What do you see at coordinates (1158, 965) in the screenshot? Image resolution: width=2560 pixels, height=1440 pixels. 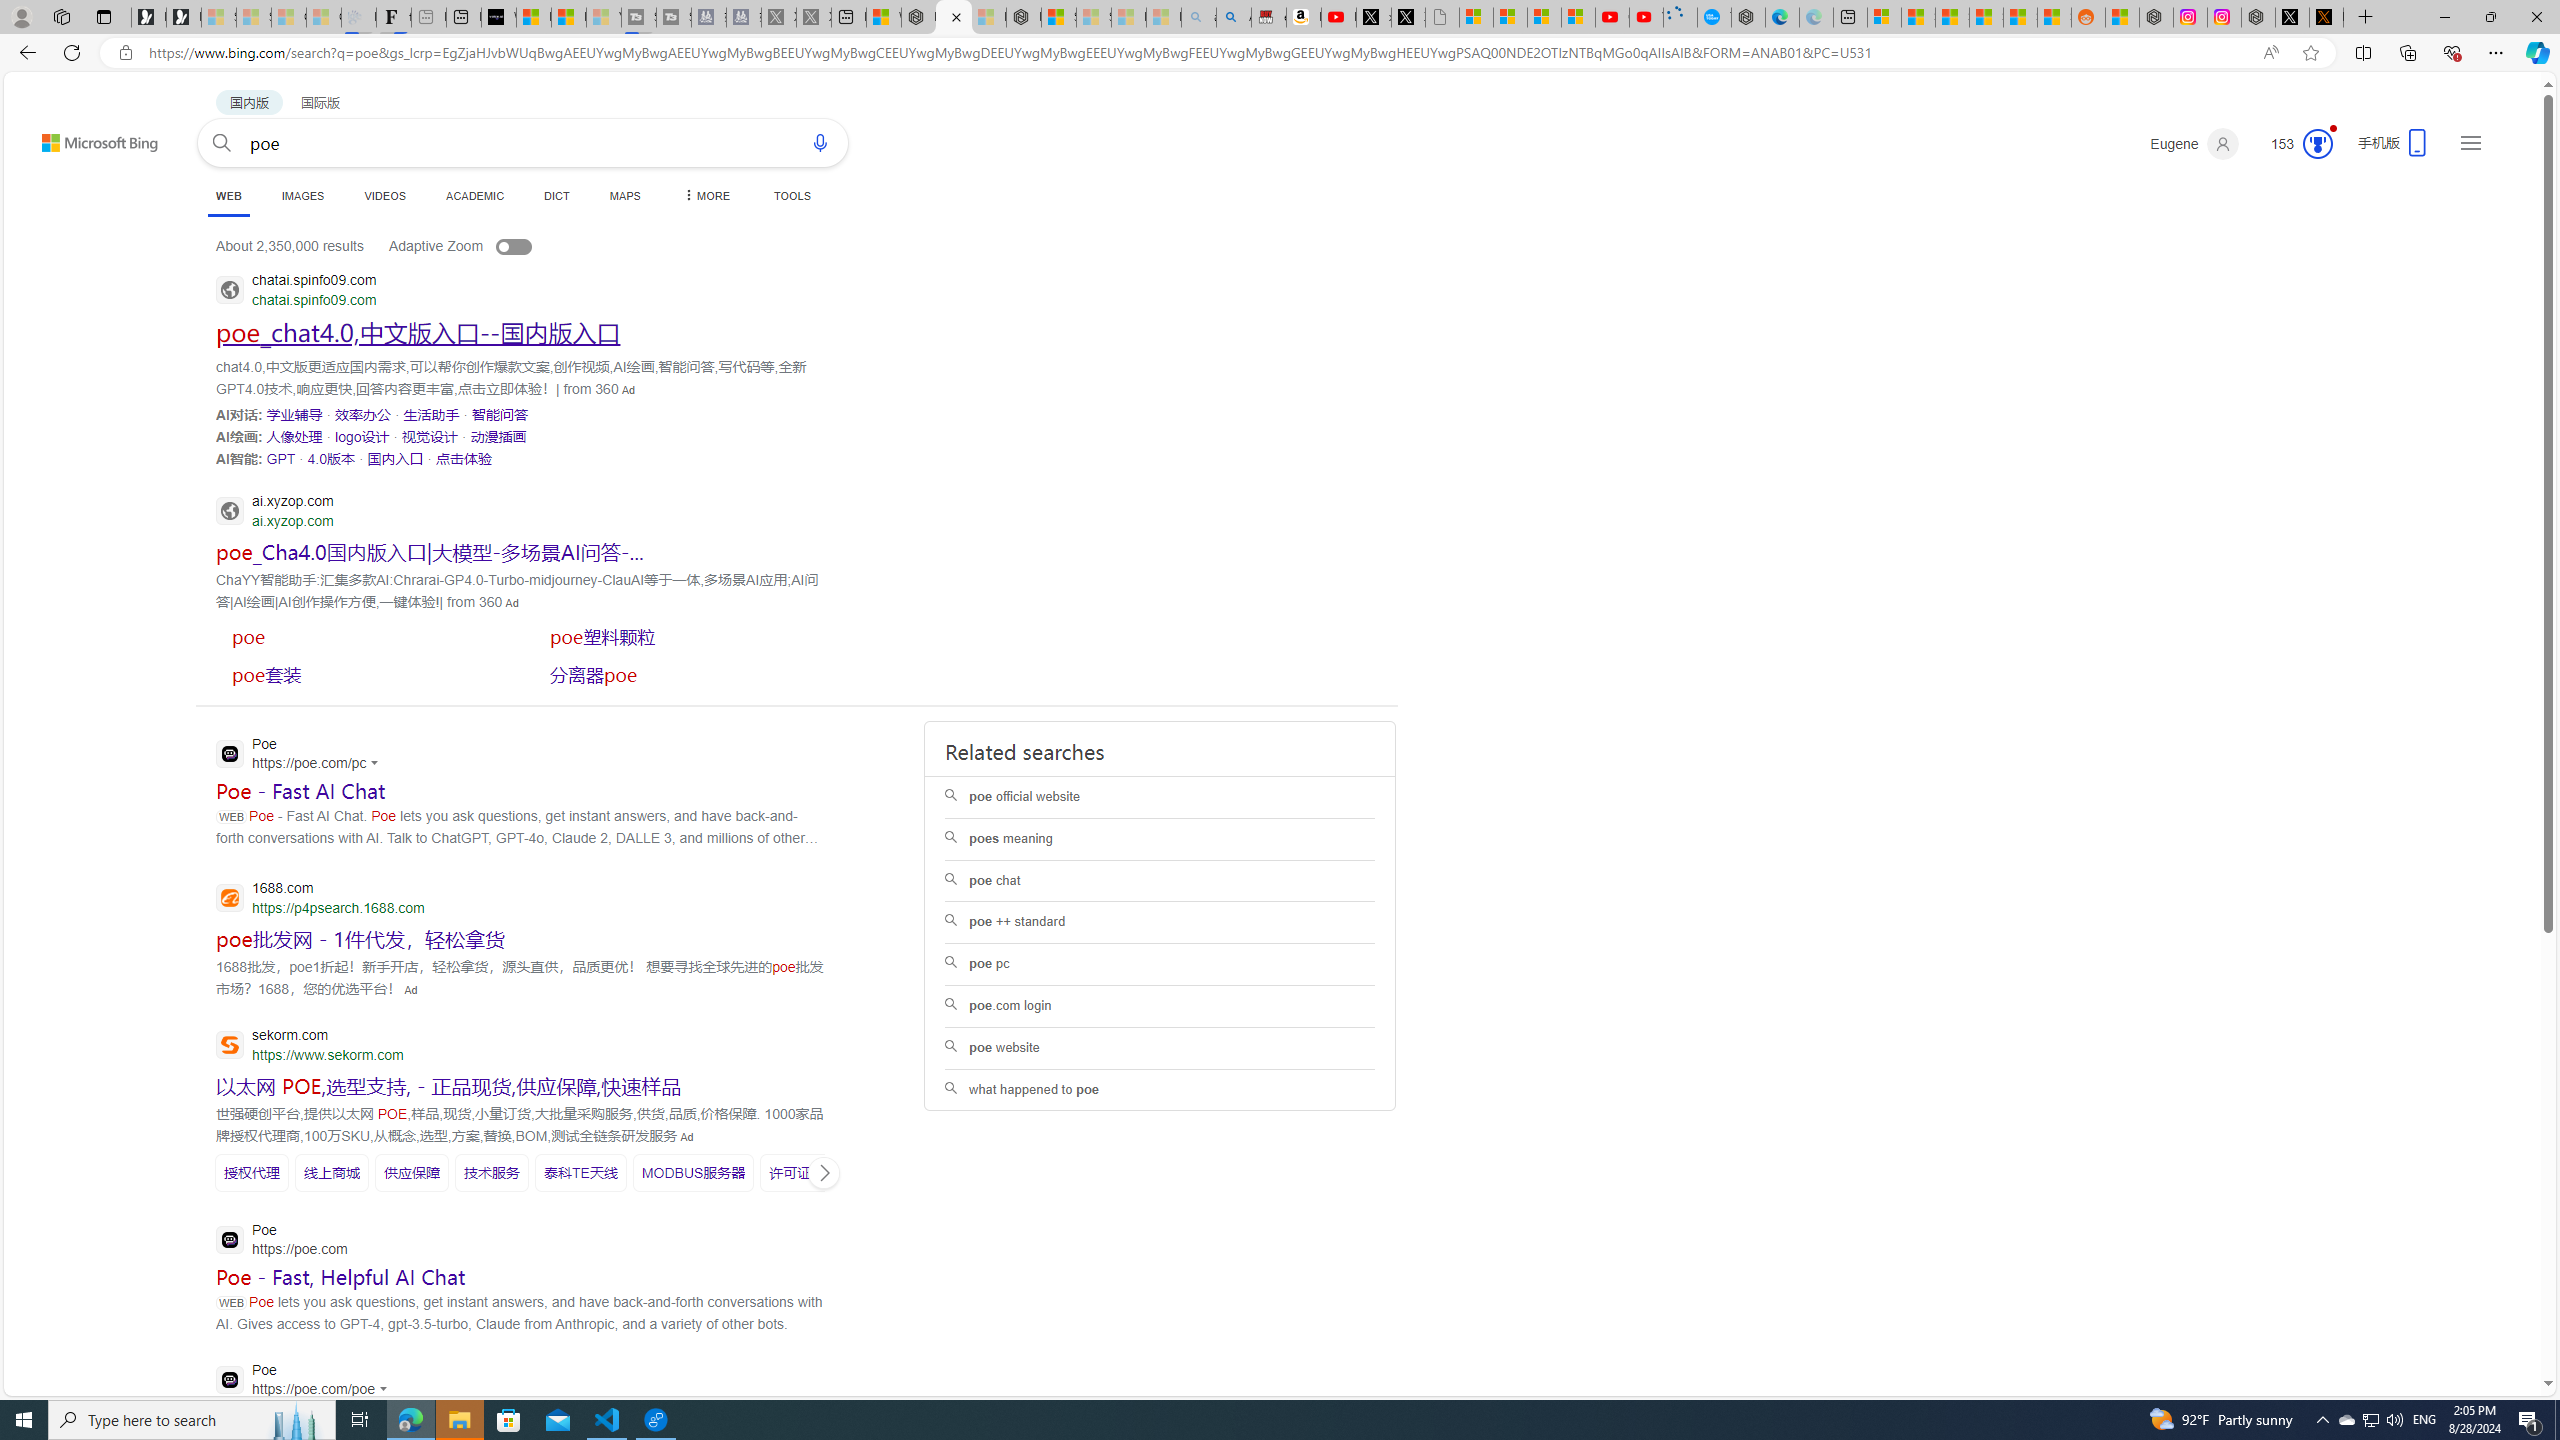 I see `'poe pc'` at bounding box center [1158, 965].